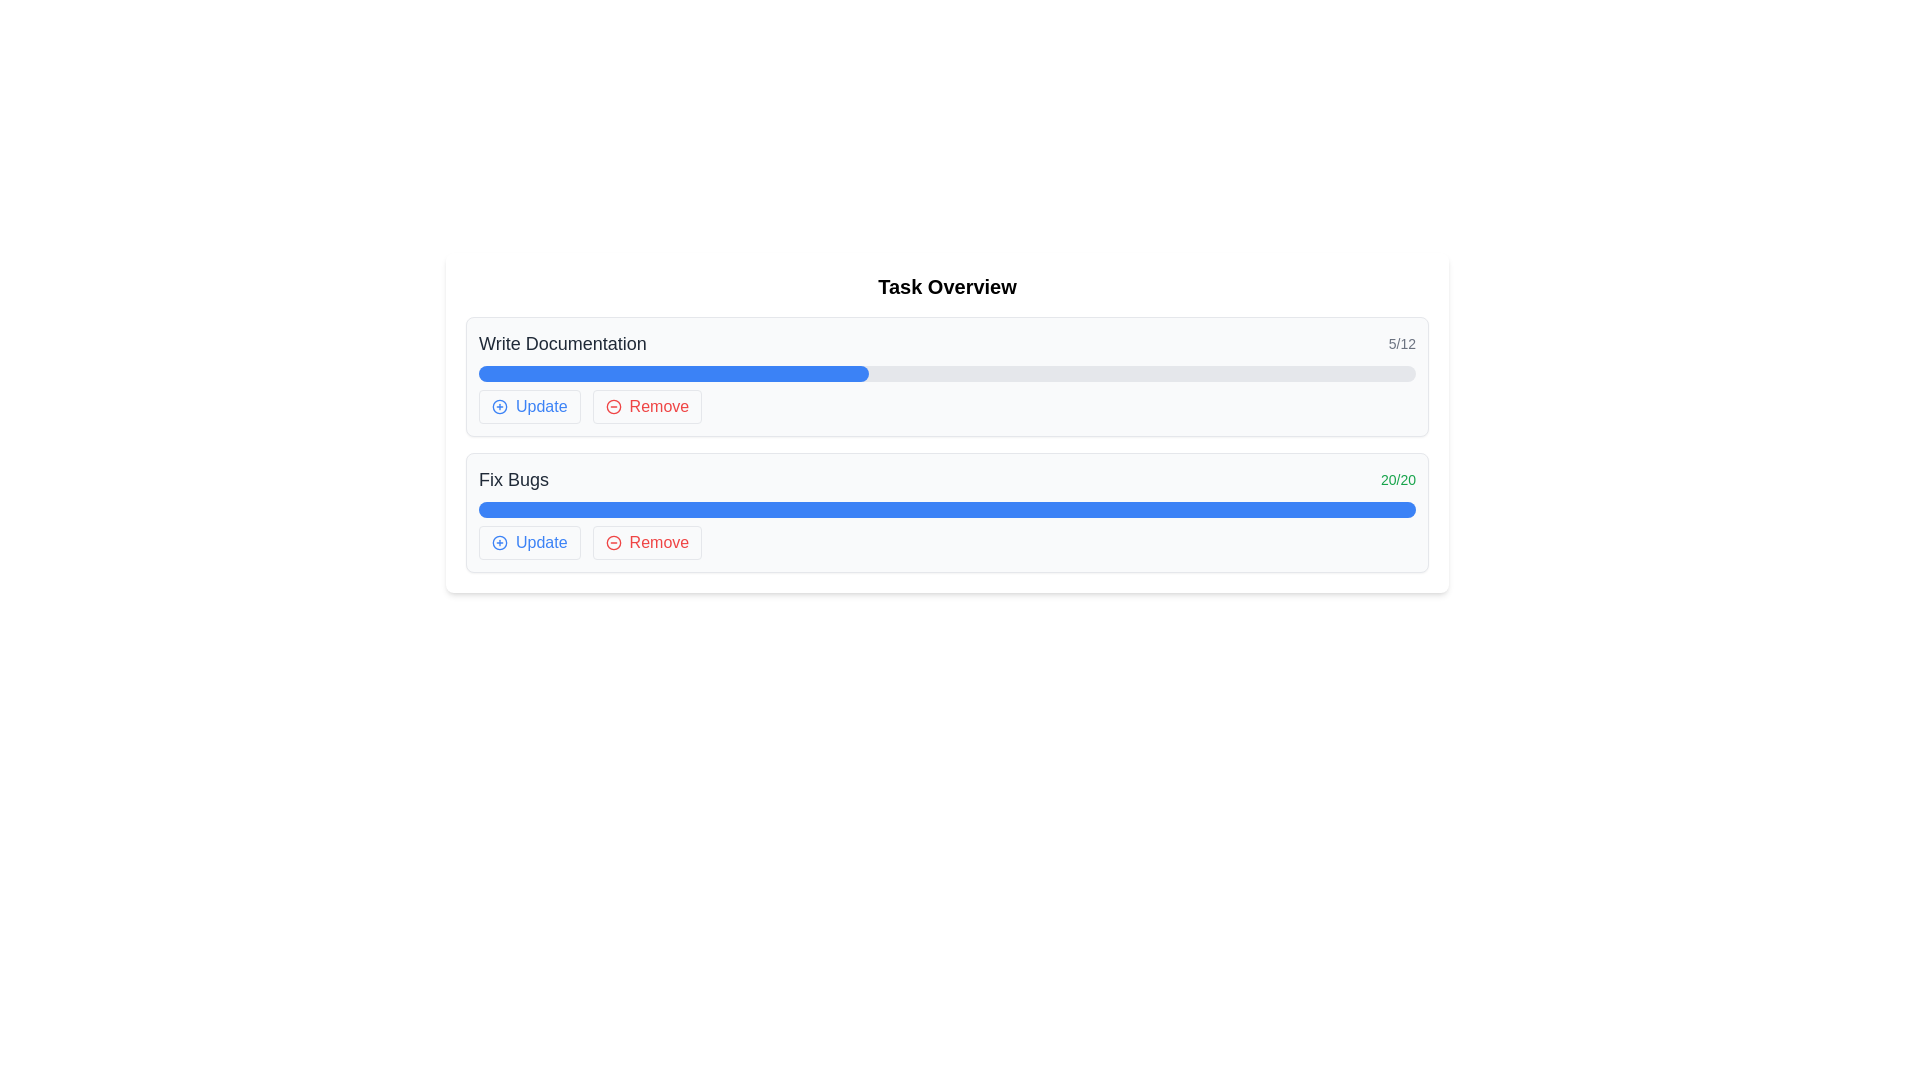 The width and height of the screenshot is (1920, 1080). I want to click on the 'Update' button, which is styled with blue text and has a plus icon on its left, located in the 'Write Documentation' section, so click(529, 406).